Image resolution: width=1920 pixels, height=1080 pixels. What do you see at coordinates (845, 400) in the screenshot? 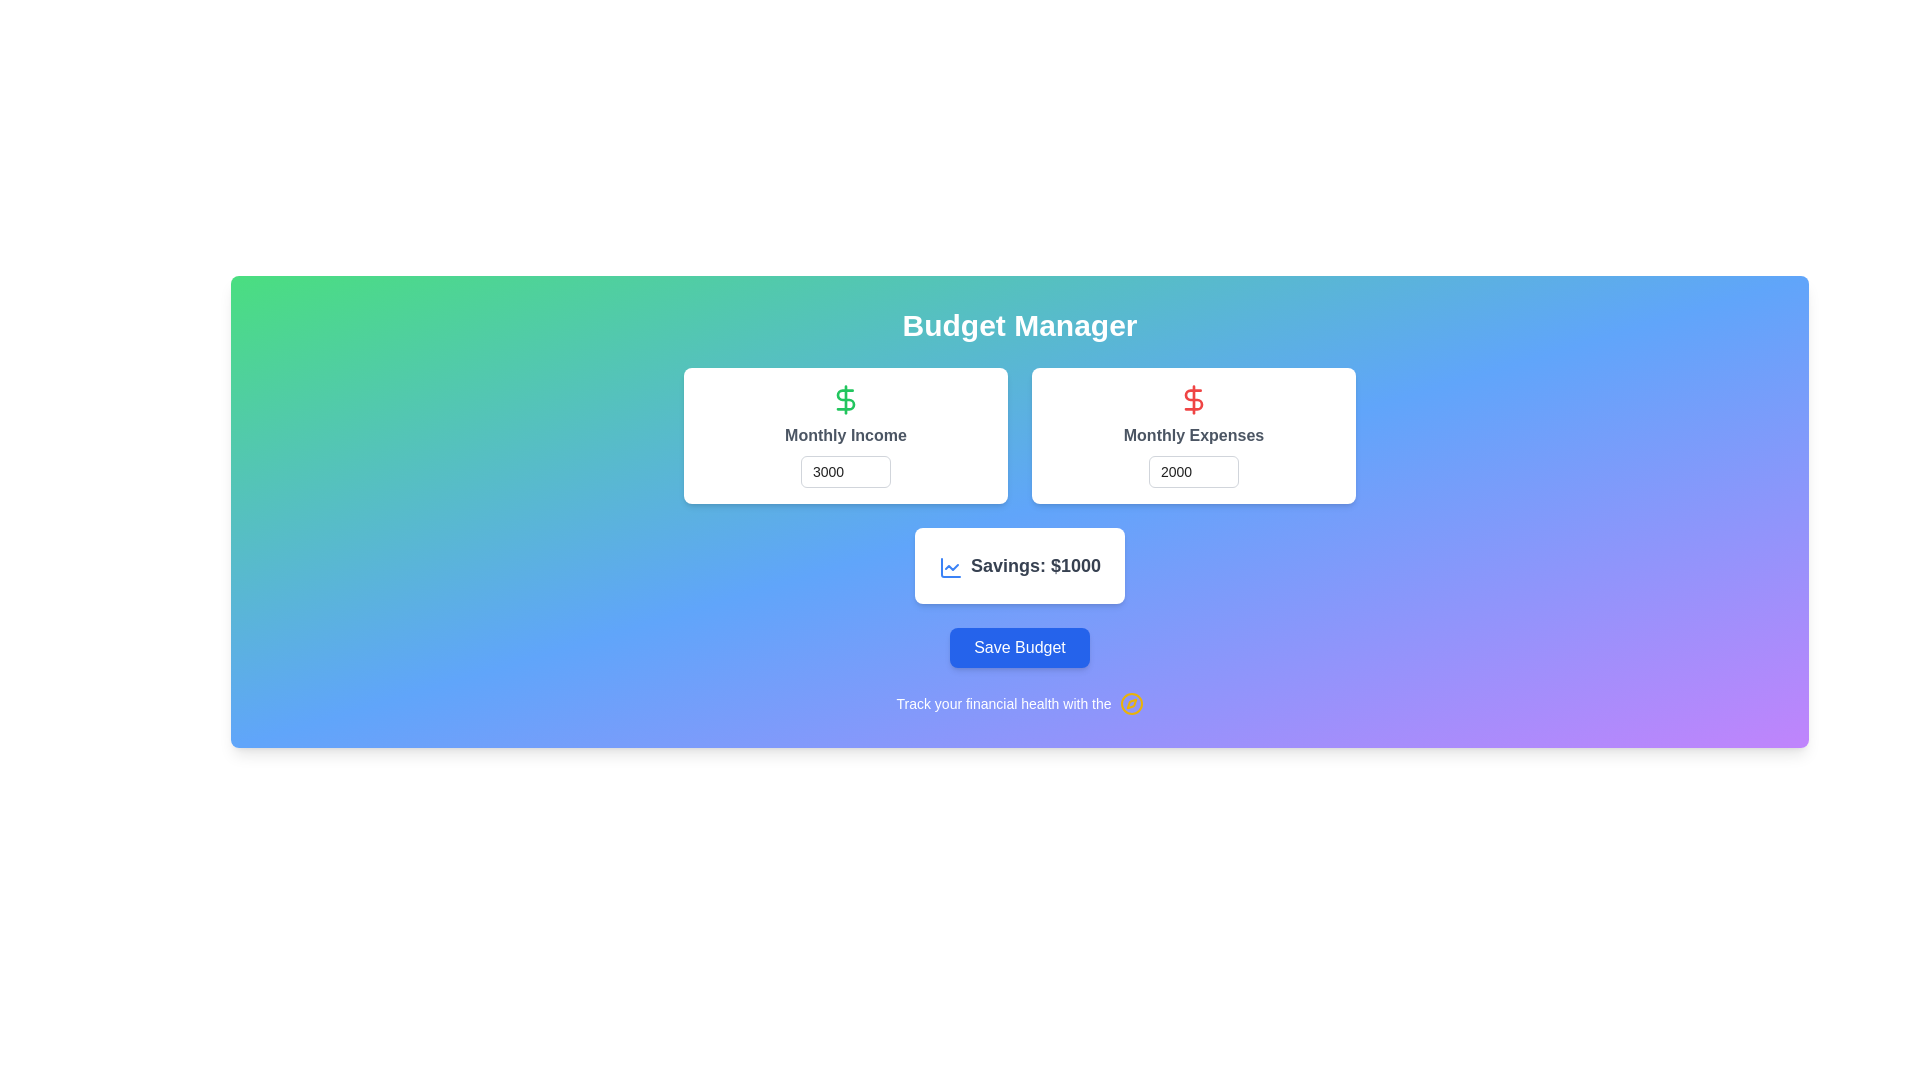
I see `the green dollar sign icon located at the top of the 'Monthly Income' card in the Budget Manager interface` at bounding box center [845, 400].